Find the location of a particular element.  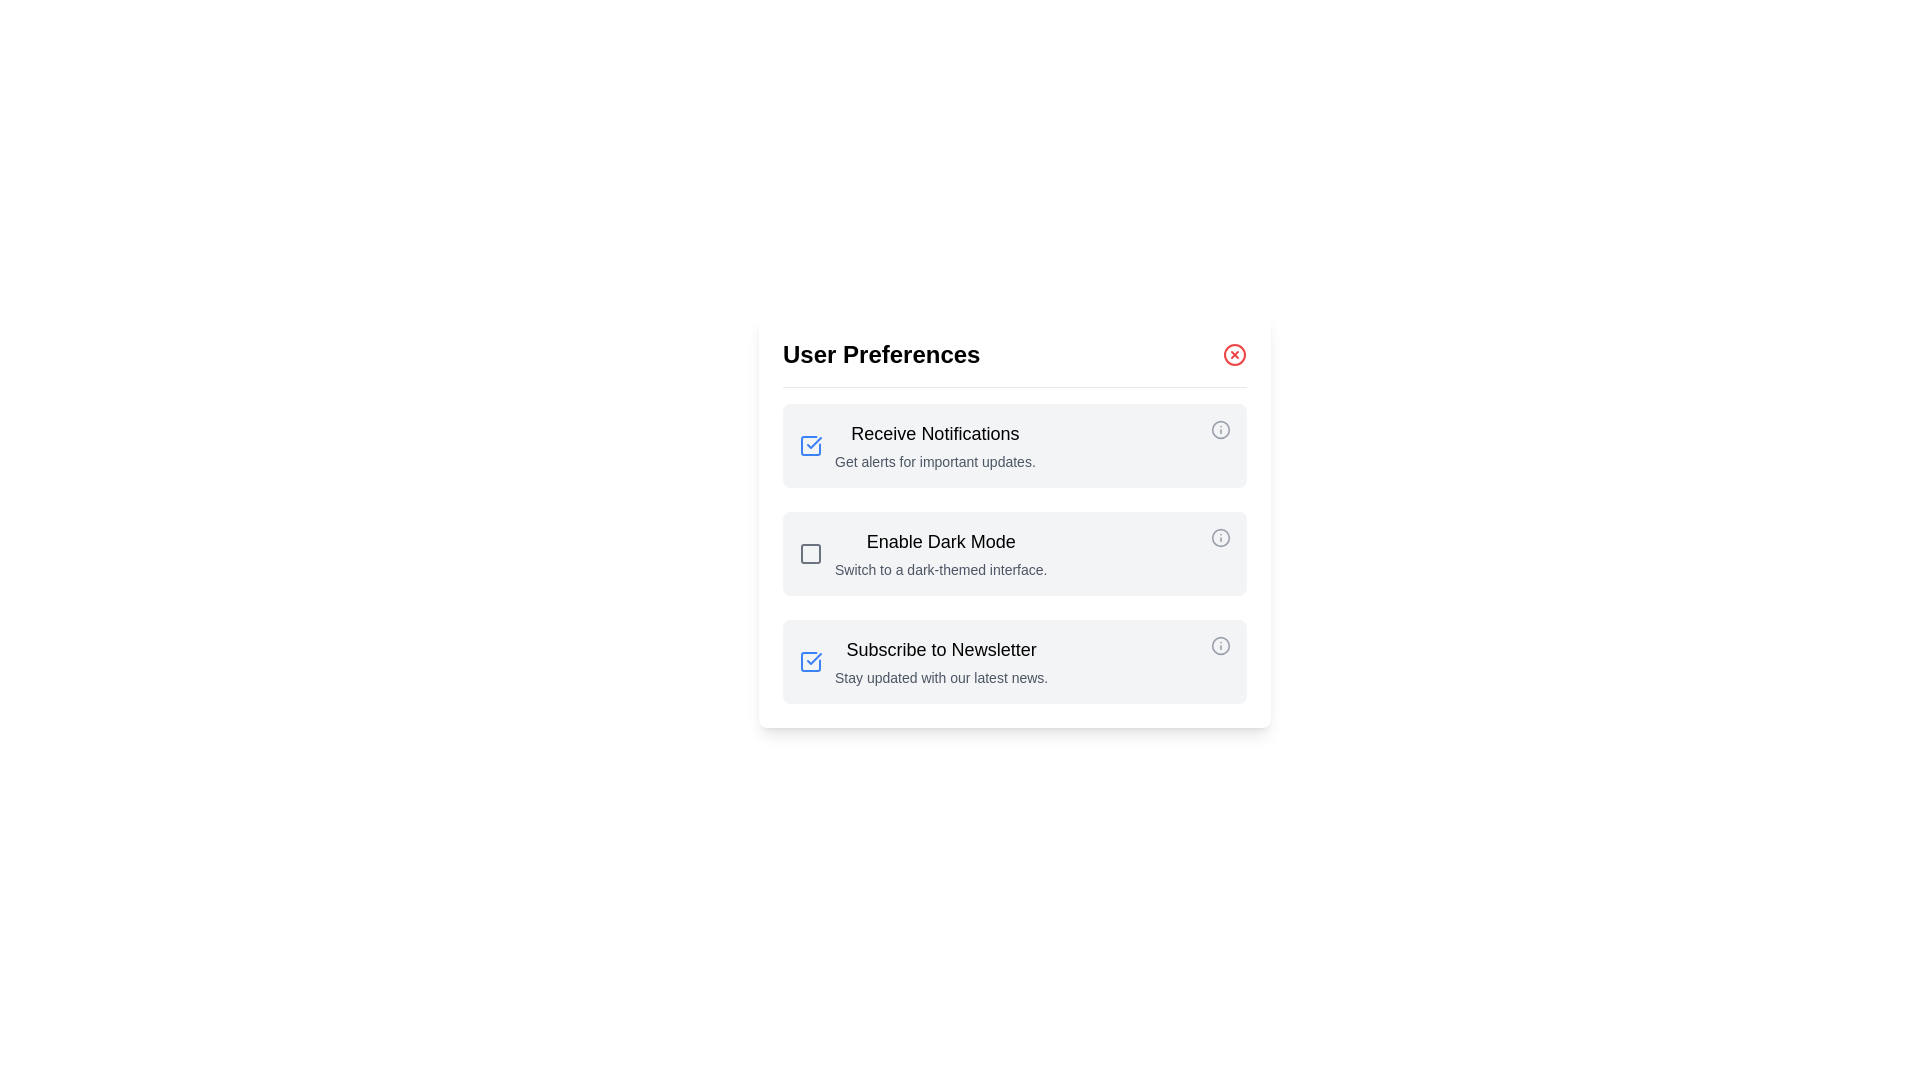

the checkbox labeled 'Enable Dark Mode' is located at coordinates (1014, 554).